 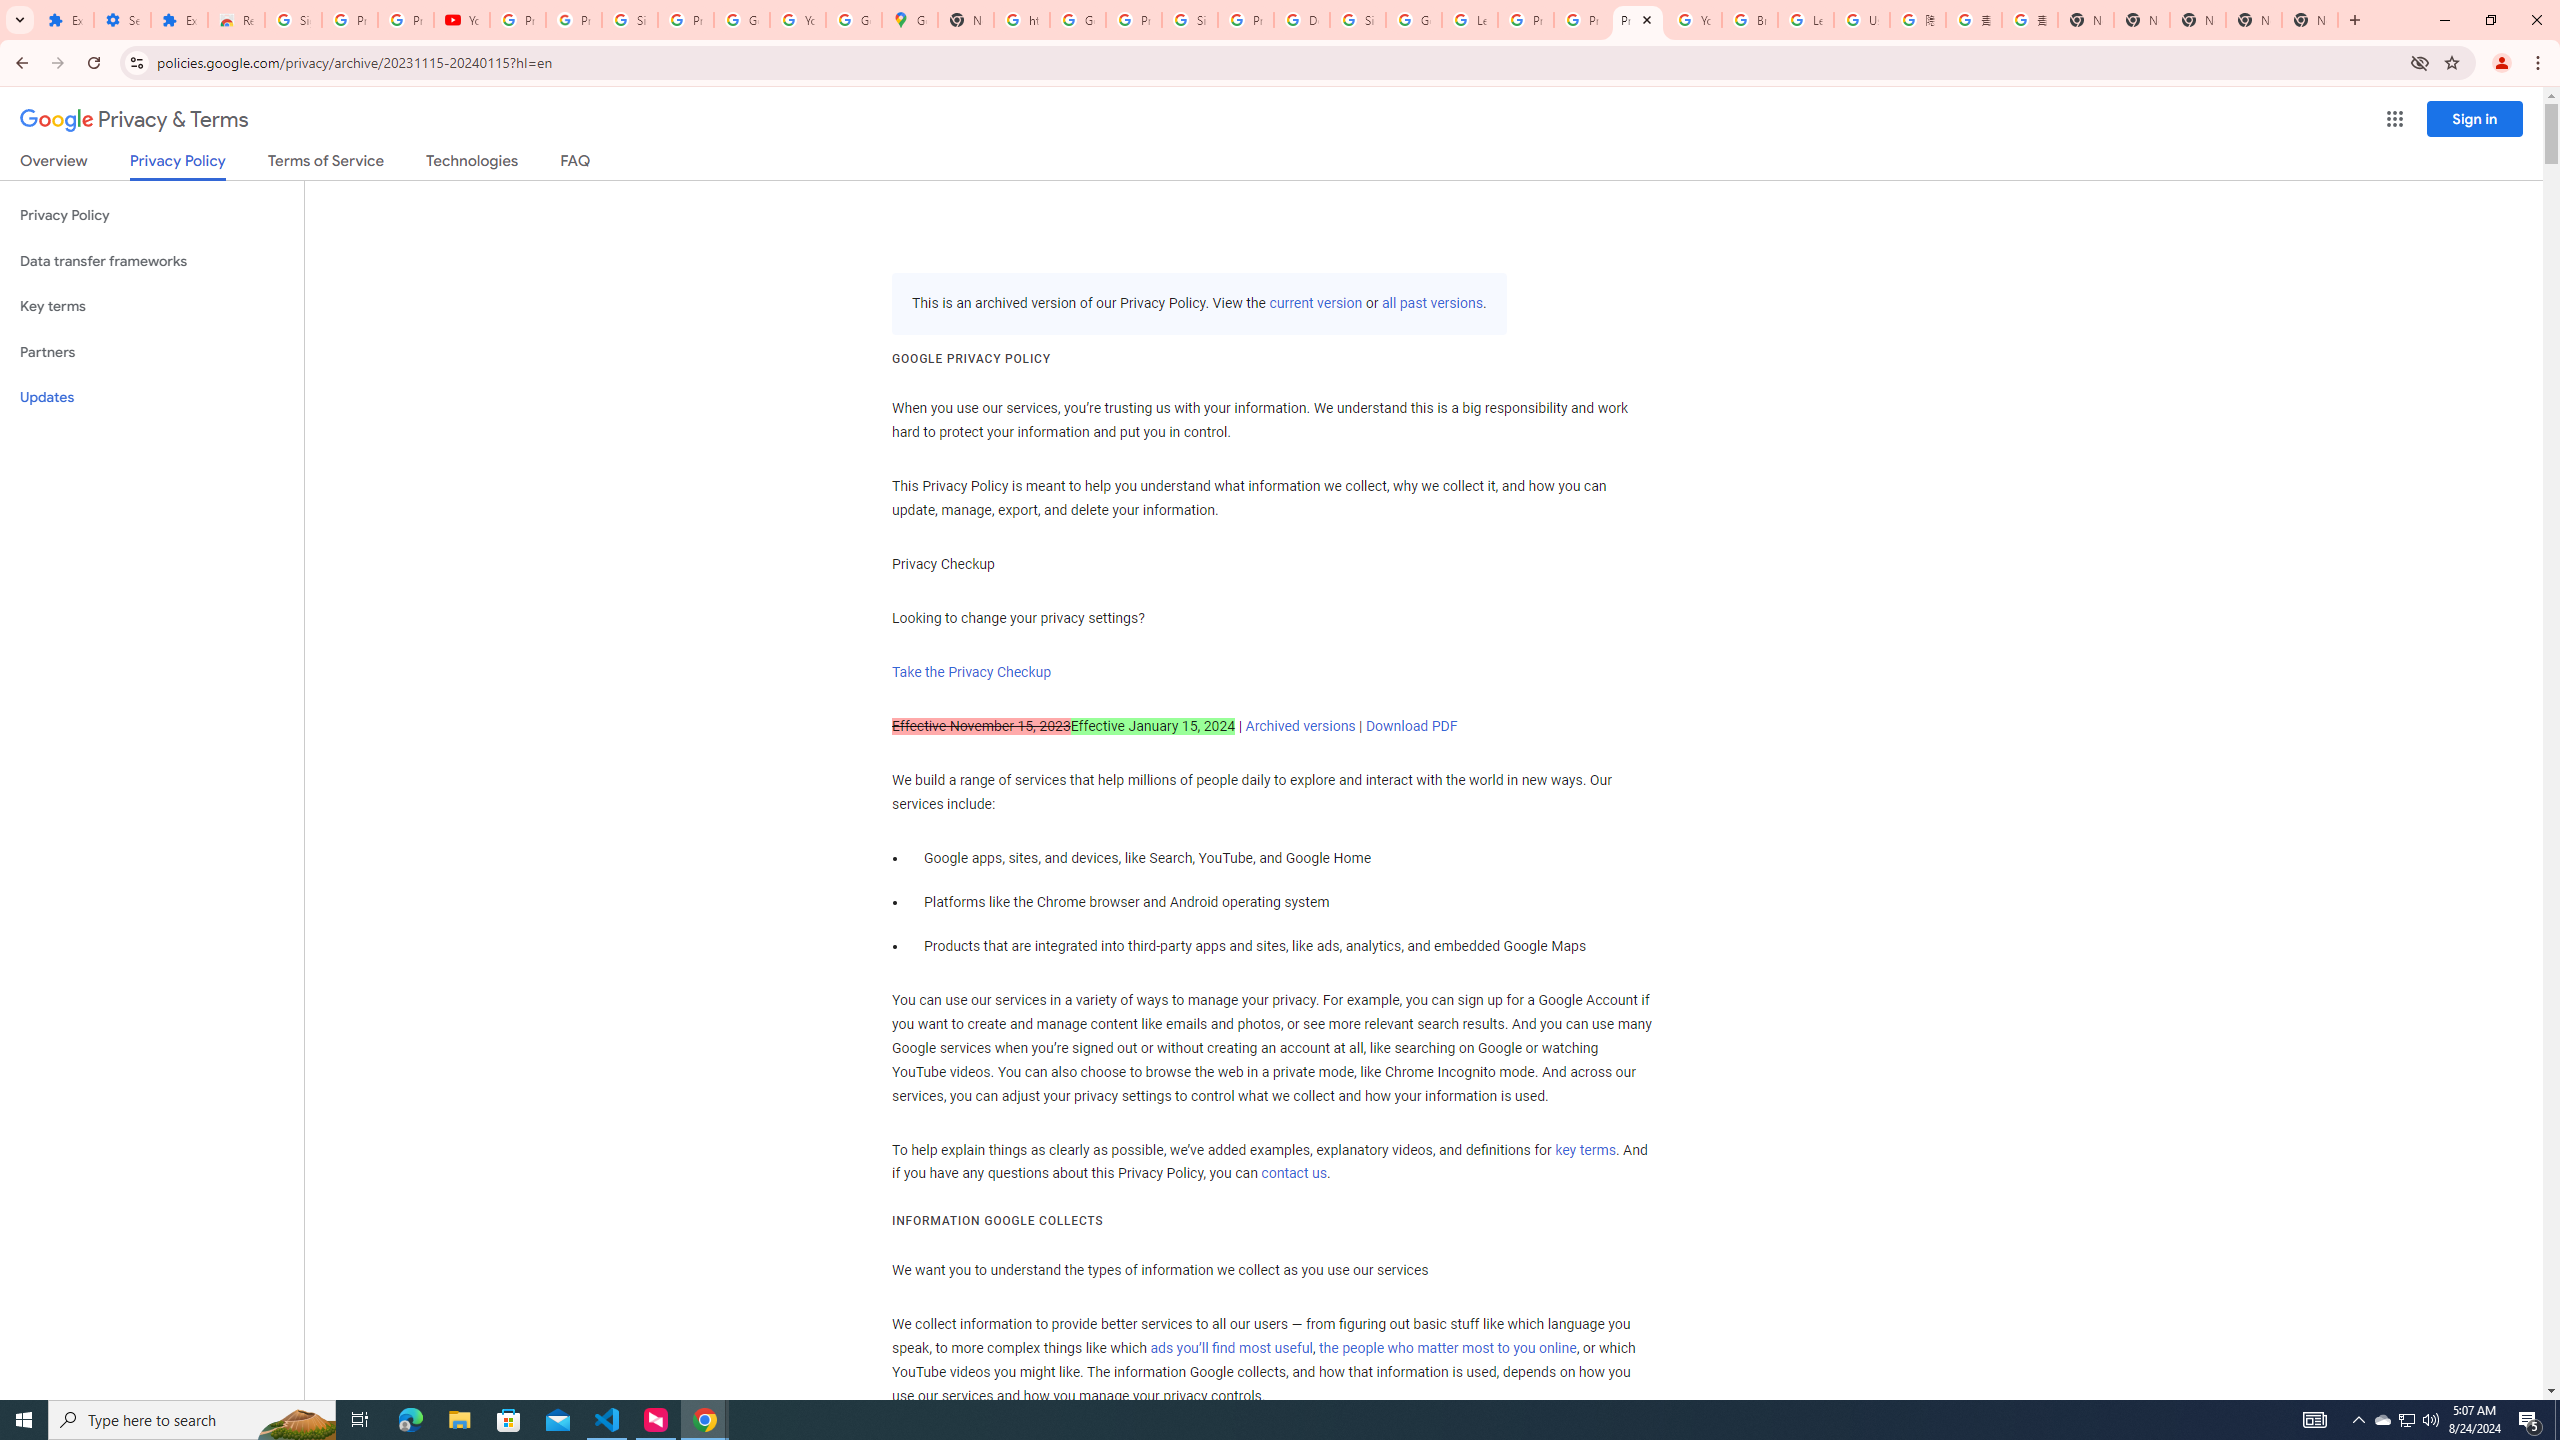 I want to click on 'Privacy Help Center - Policies Help', so click(x=1581, y=19).